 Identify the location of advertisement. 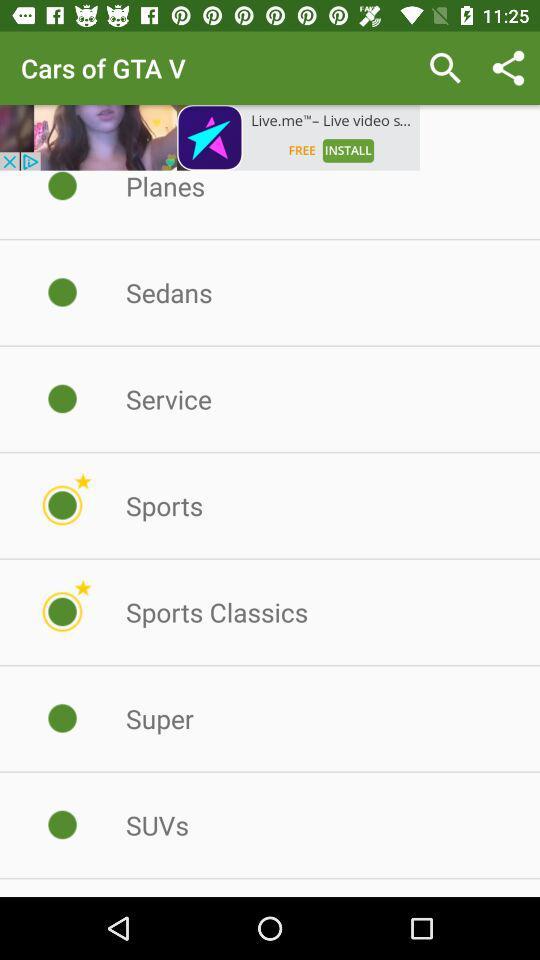
(209, 136).